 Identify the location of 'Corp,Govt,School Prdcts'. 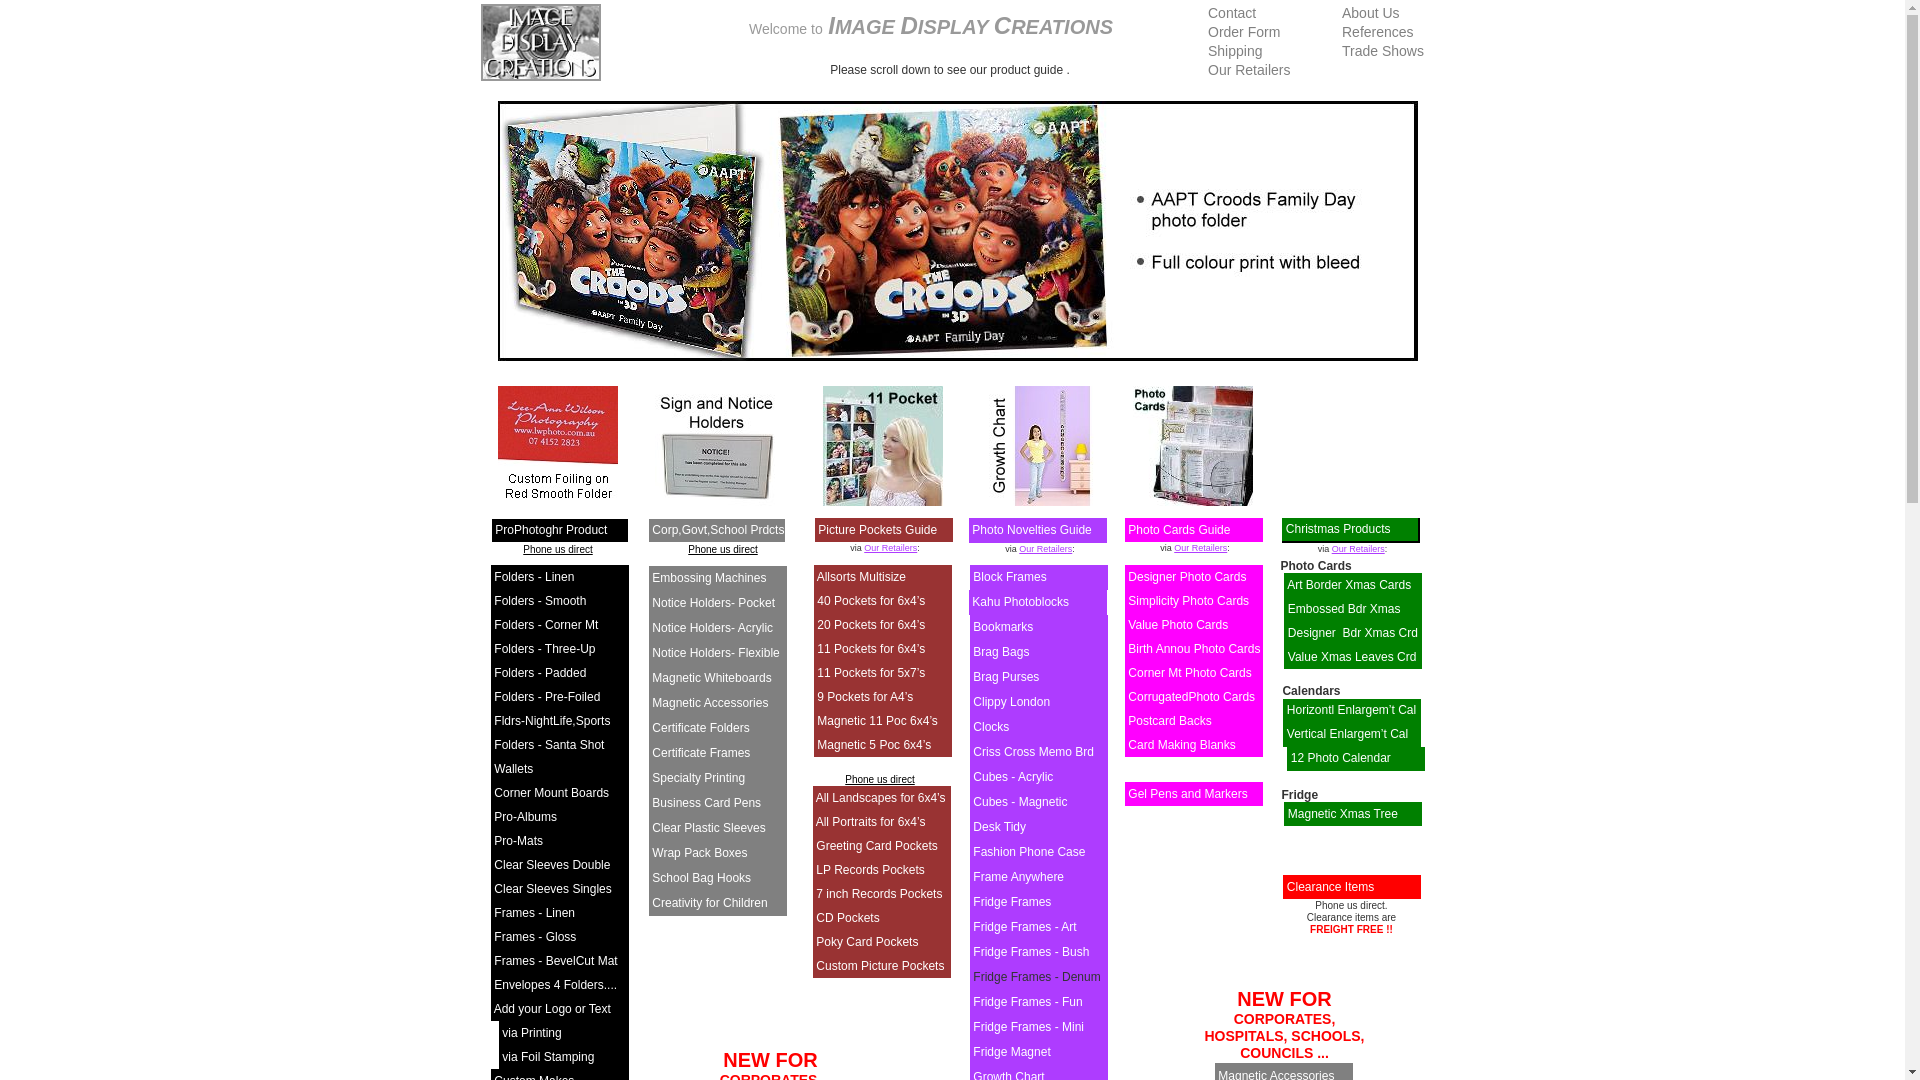
(718, 528).